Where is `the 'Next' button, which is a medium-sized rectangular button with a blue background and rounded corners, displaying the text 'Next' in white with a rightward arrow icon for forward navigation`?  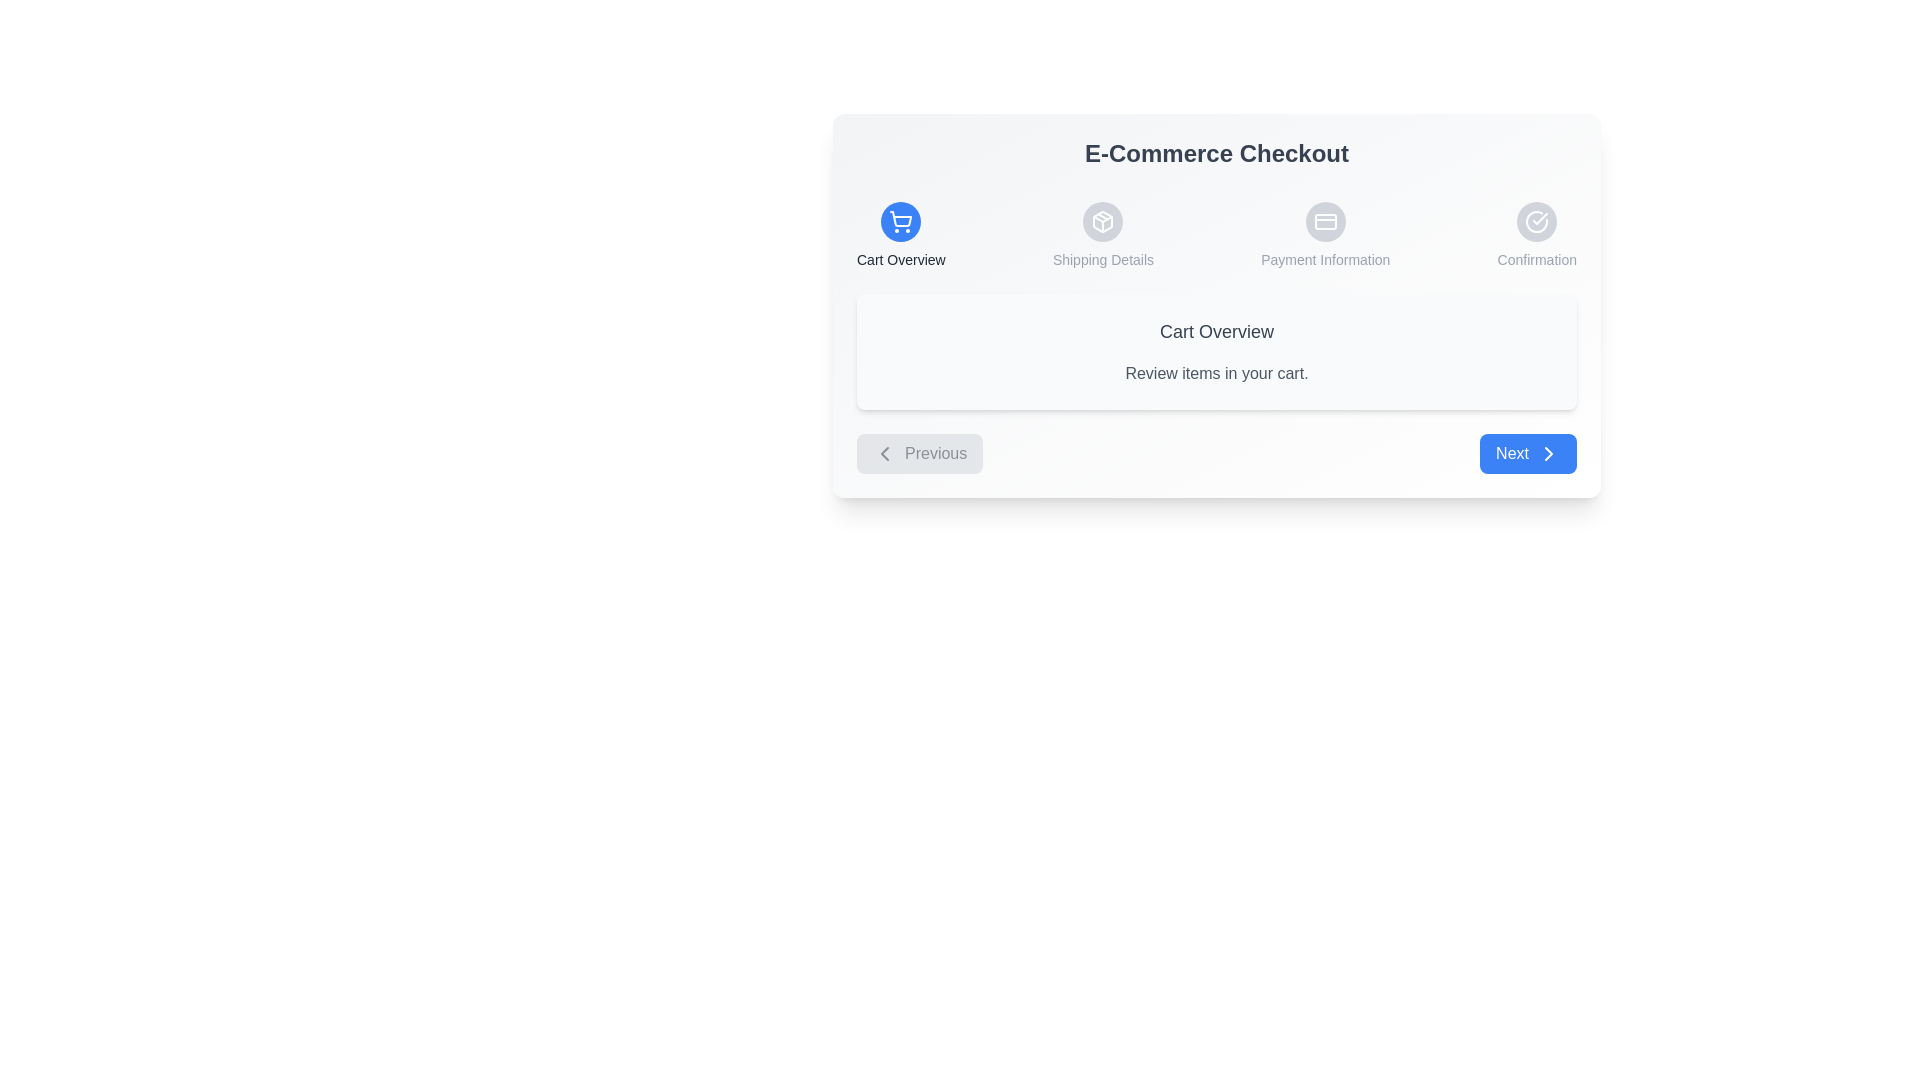
the 'Next' button, which is a medium-sized rectangular button with a blue background and rounded corners, displaying the text 'Next' in white with a rightward arrow icon for forward navigation is located at coordinates (1527, 454).